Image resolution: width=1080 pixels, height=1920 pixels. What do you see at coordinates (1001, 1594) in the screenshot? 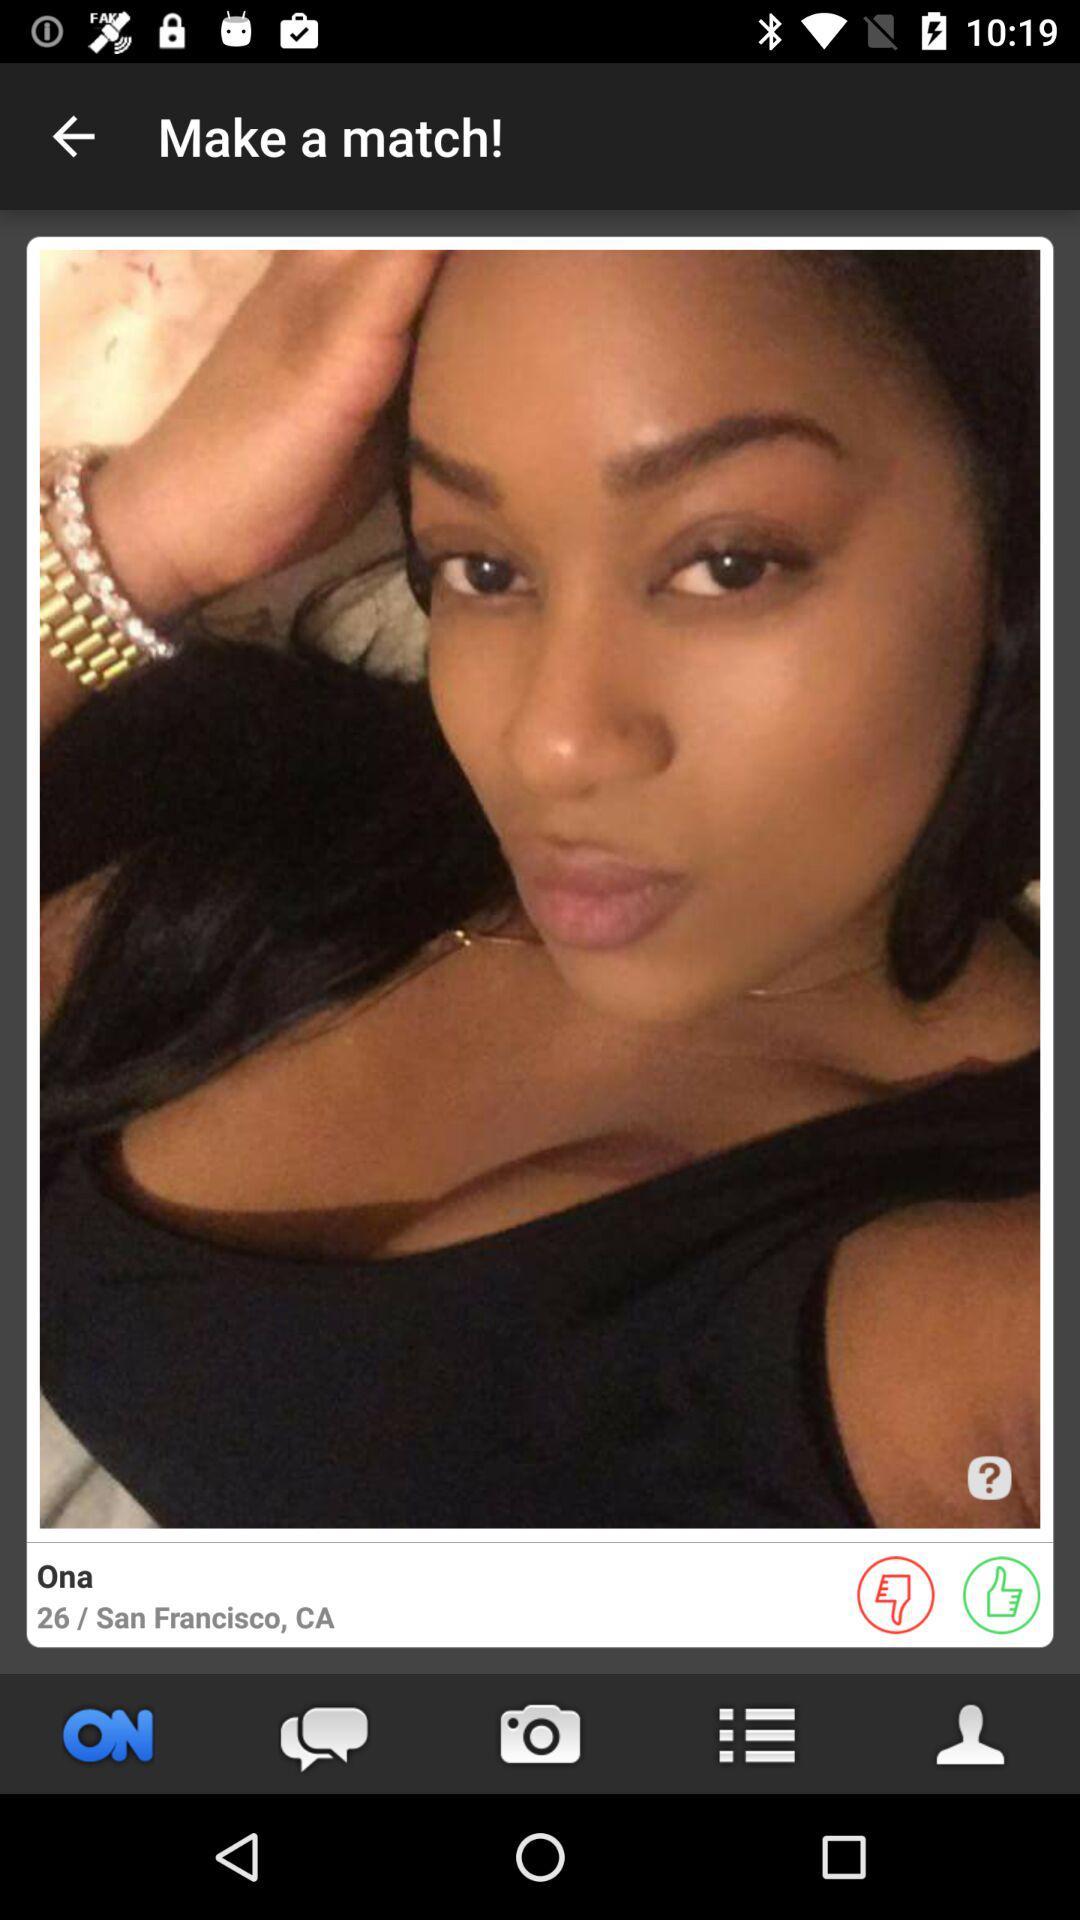
I see `the thumbs_up icon` at bounding box center [1001, 1594].